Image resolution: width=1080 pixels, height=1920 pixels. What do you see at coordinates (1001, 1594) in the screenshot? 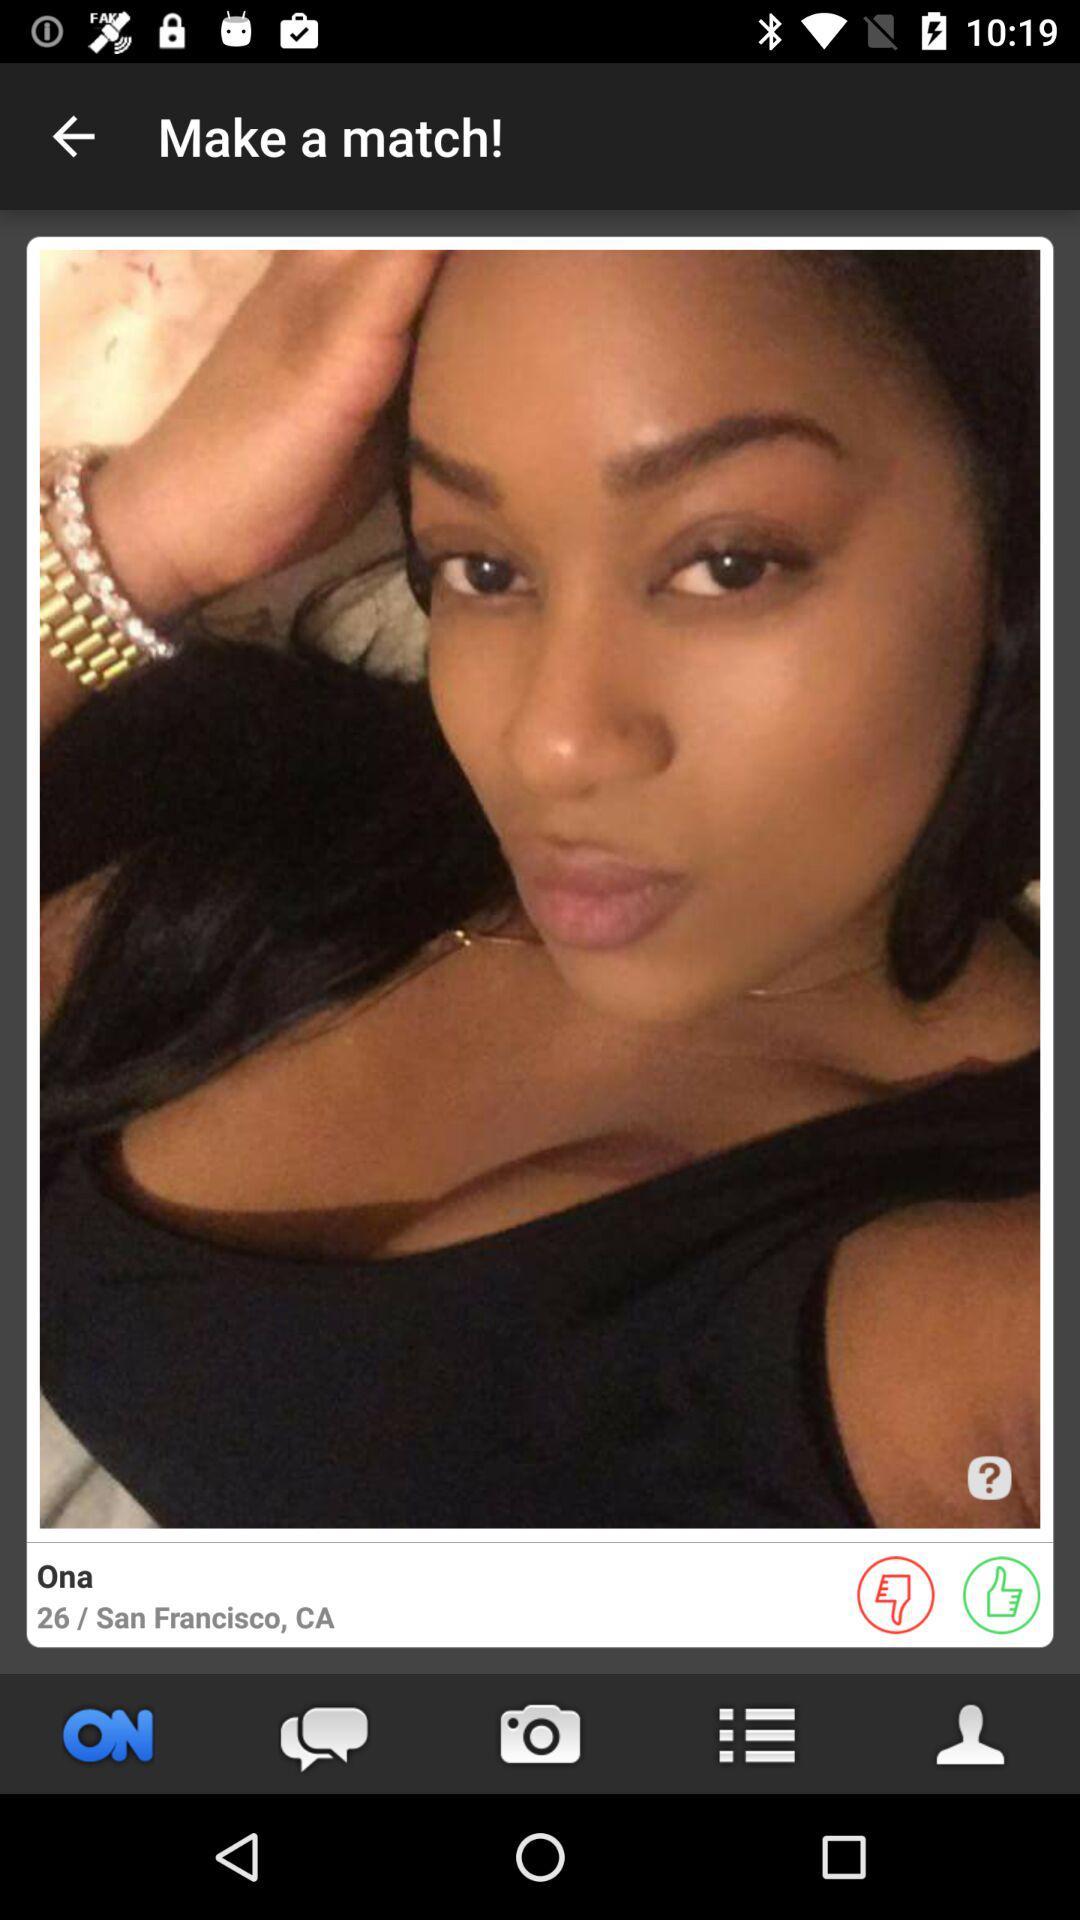
I see `the thumbs_up icon` at bounding box center [1001, 1594].